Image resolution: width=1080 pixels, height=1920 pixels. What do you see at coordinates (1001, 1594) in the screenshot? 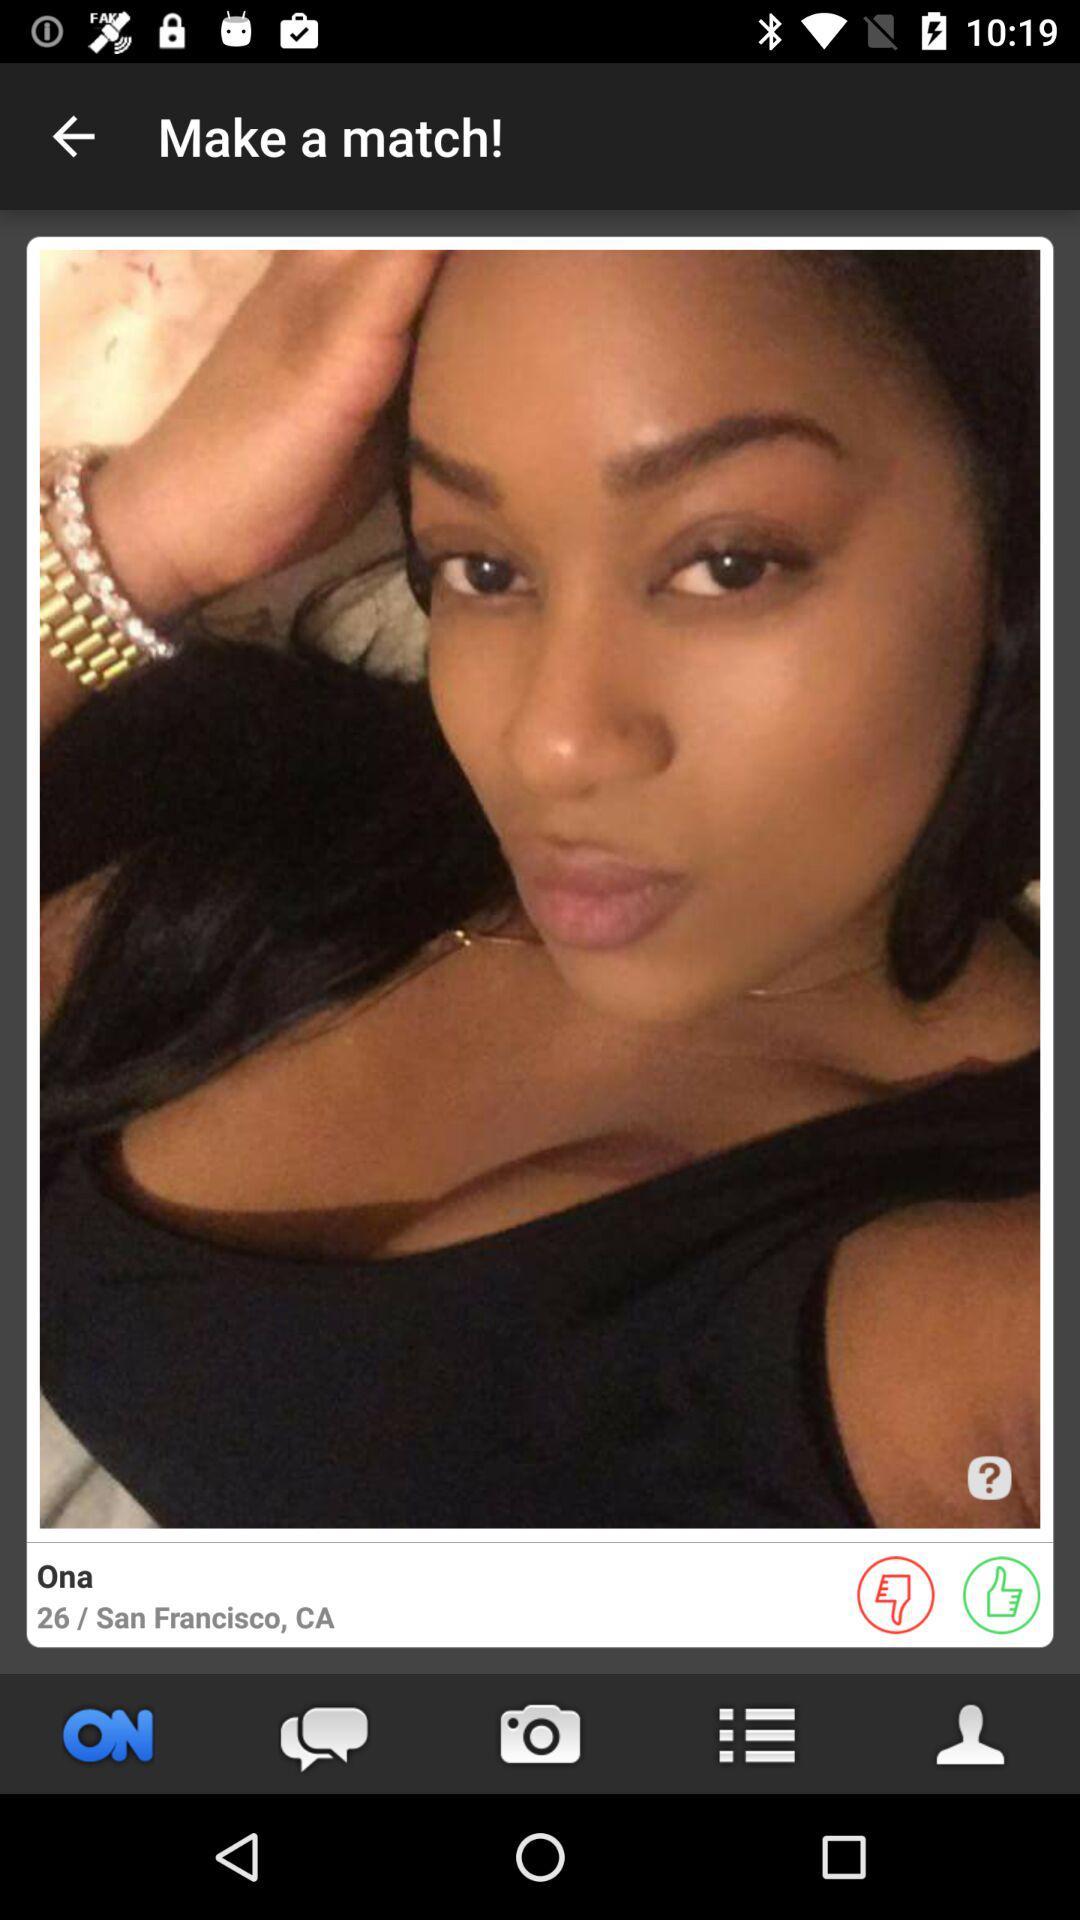
I see `the thumbs_up icon` at bounding box center [1001, 1594].